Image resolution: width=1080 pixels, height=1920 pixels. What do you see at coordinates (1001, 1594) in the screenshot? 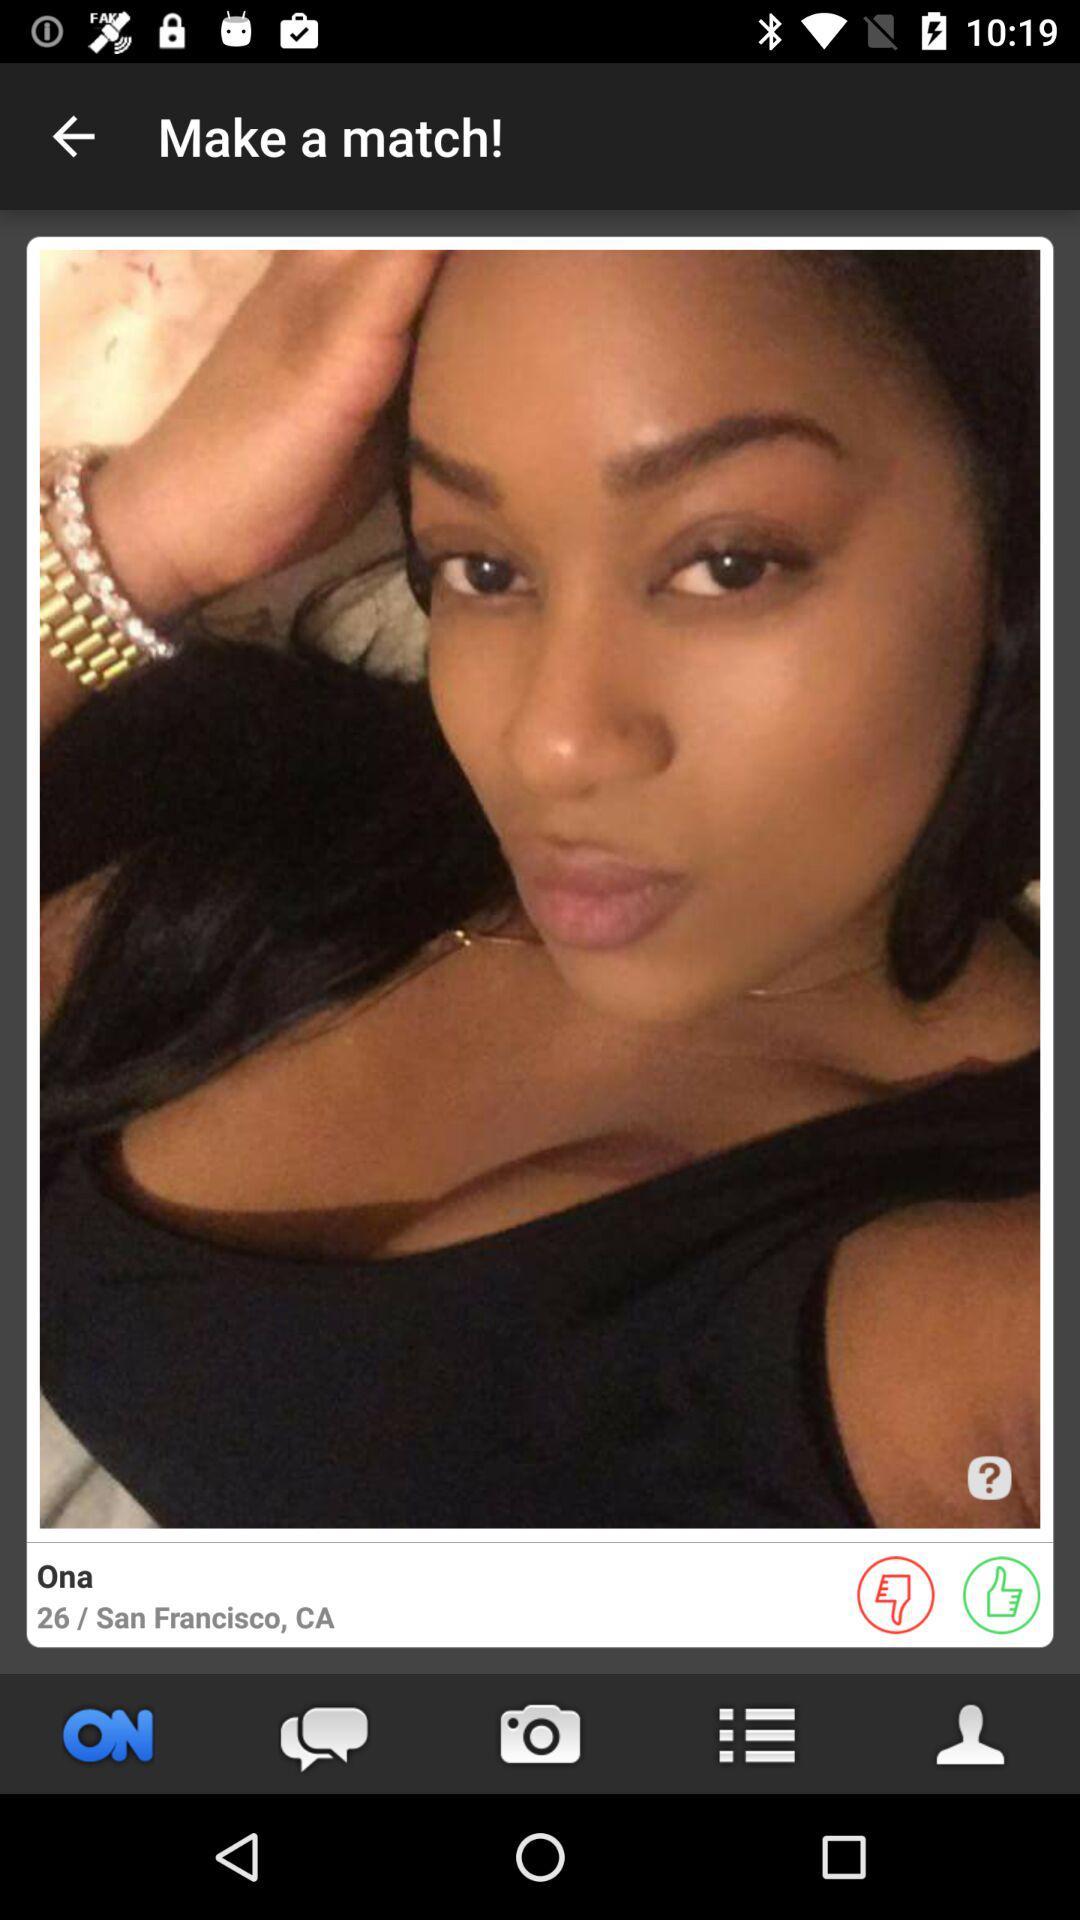
I see `the thumbs_up icon` at bounding box center [1001, 1594].